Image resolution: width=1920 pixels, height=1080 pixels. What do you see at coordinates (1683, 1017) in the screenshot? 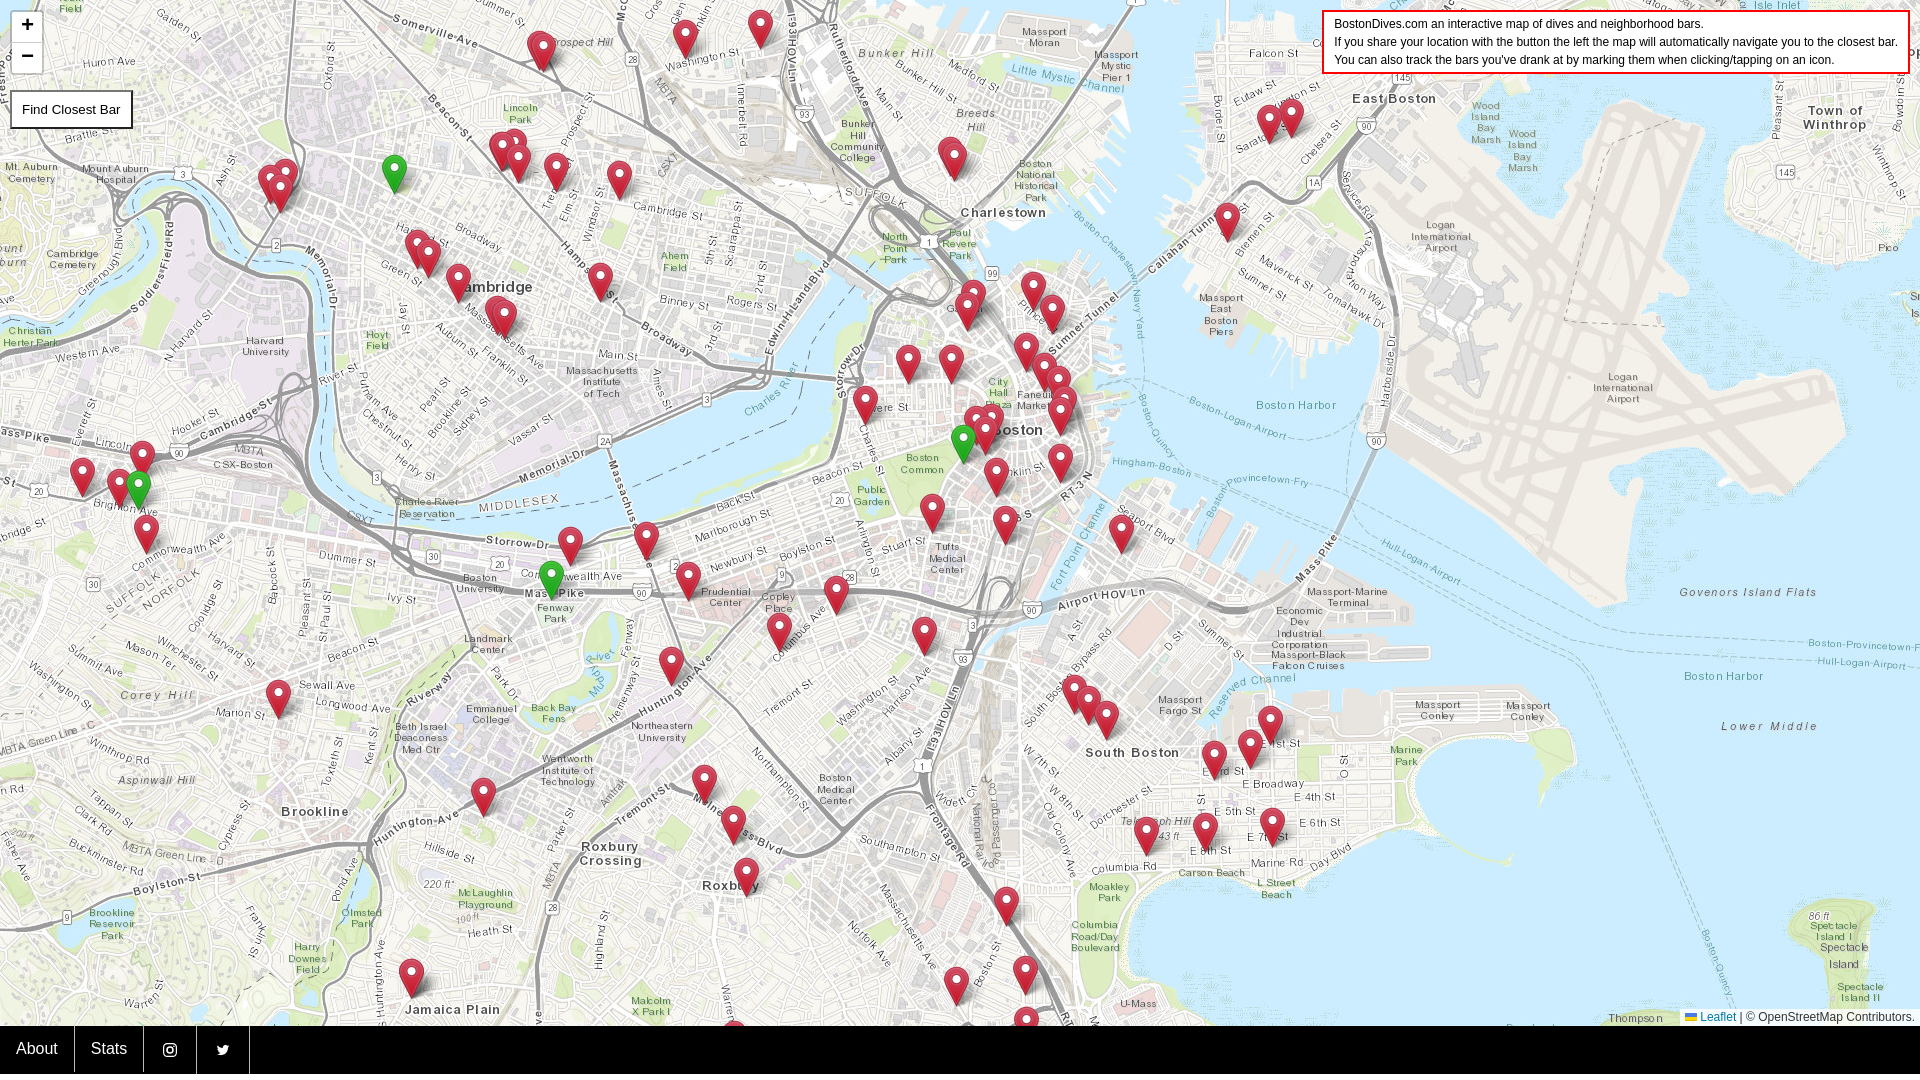
I see `'Leaflet'` at bounding box center [1683, 1017].